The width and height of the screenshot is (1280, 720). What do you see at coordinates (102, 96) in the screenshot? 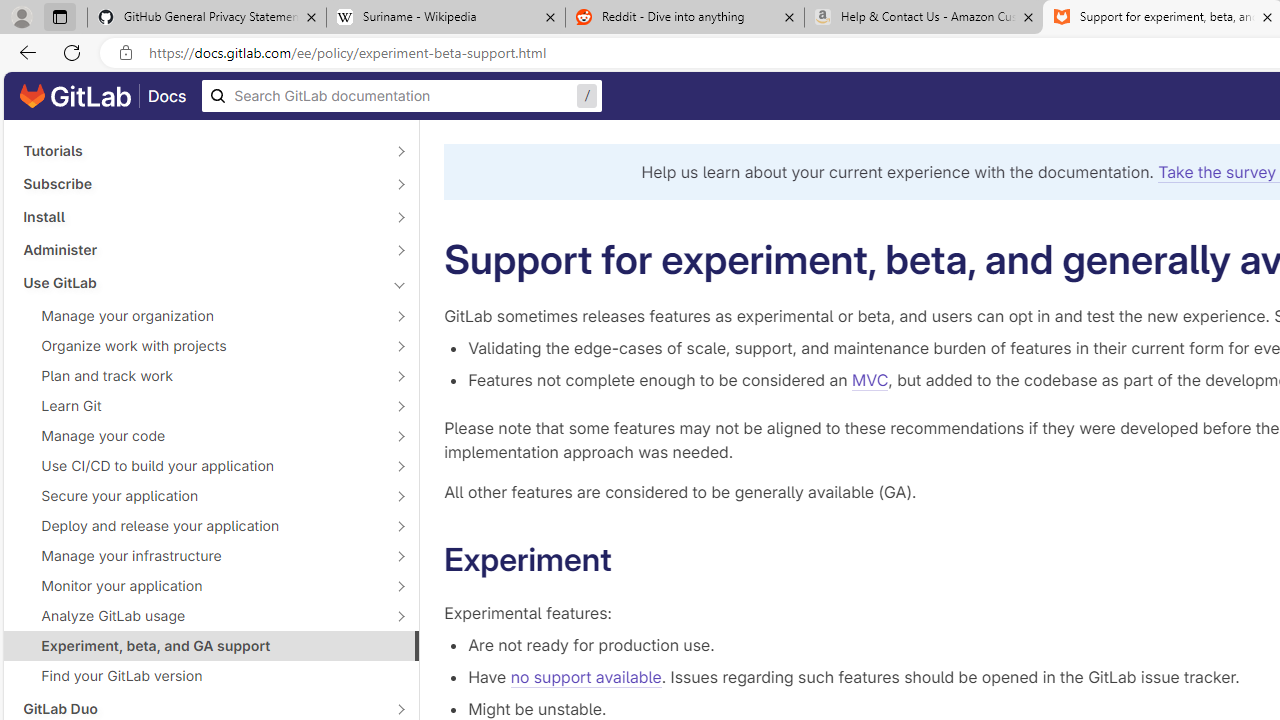
I see `'GitLab documentation home Docs'` at bounding box center [102, 96].